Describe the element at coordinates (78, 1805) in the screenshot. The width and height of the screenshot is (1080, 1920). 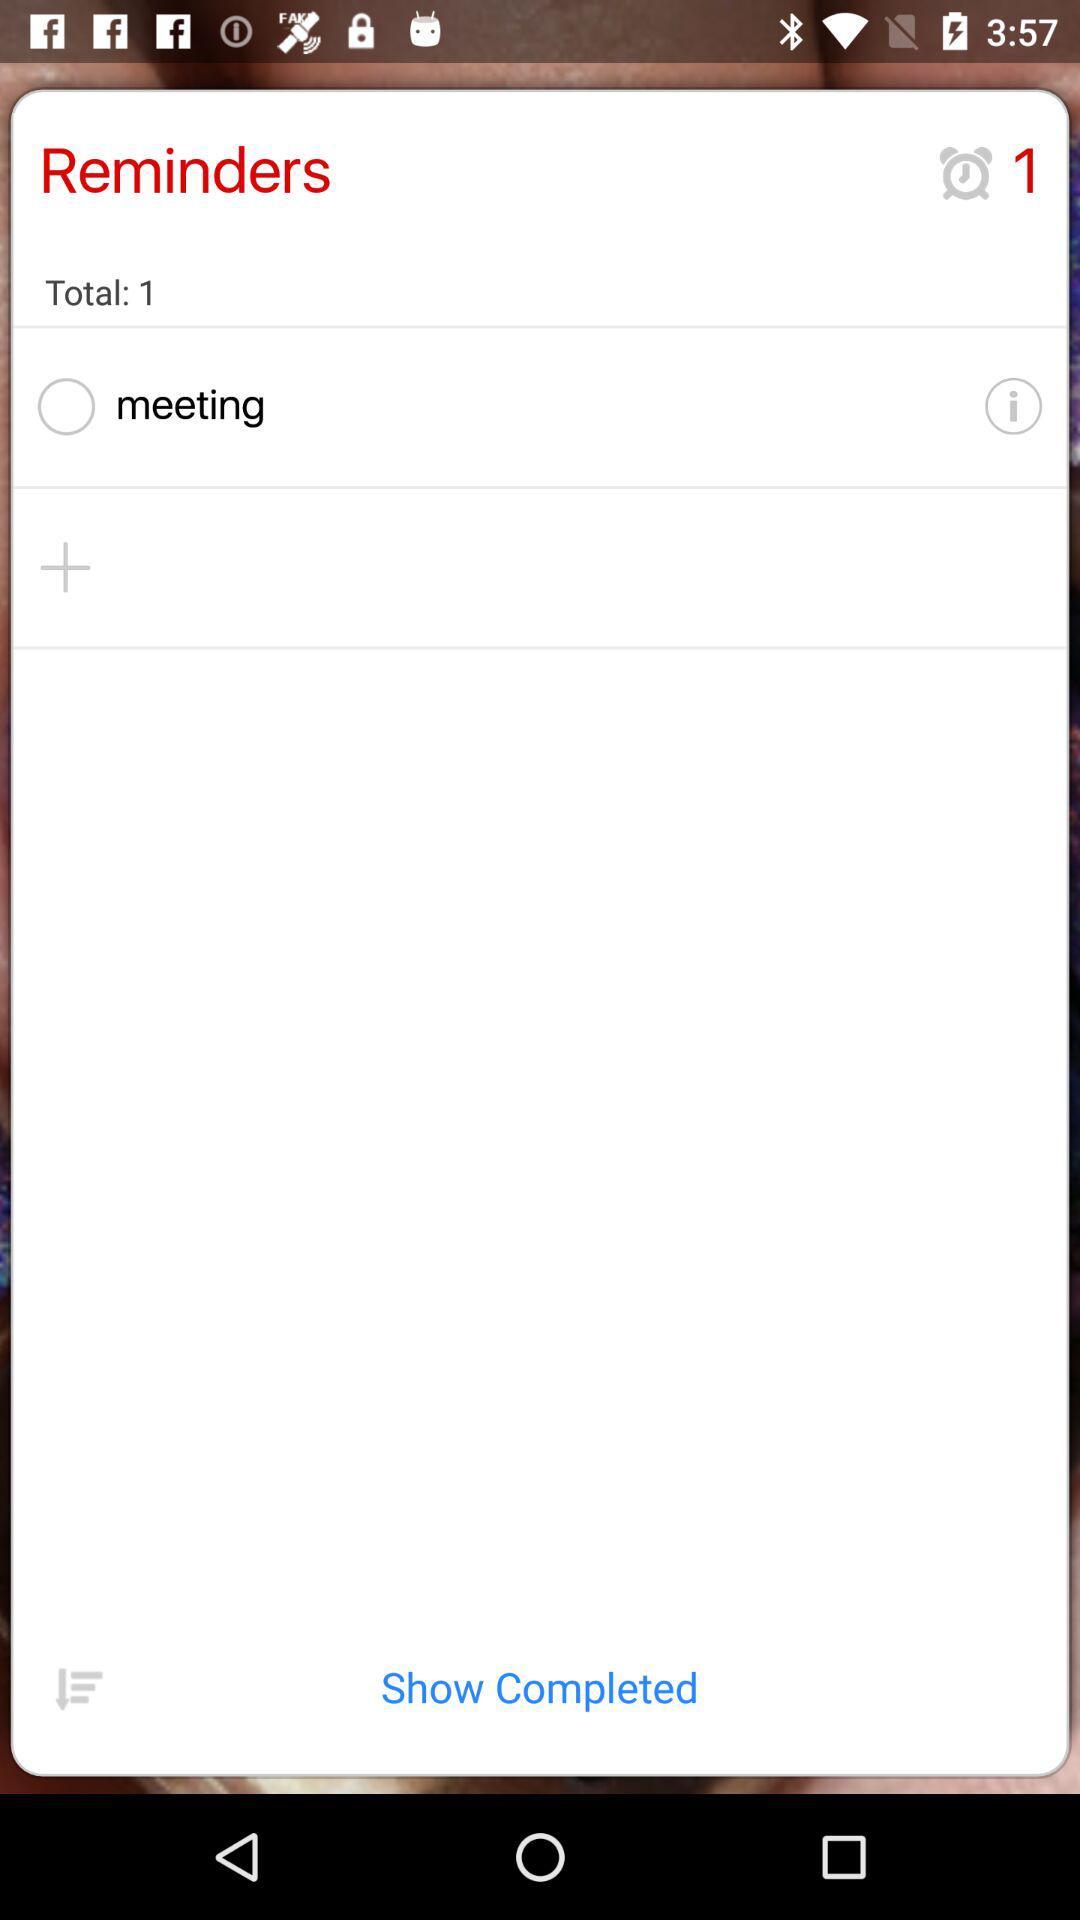
I see `the filter_list icon` at that location.